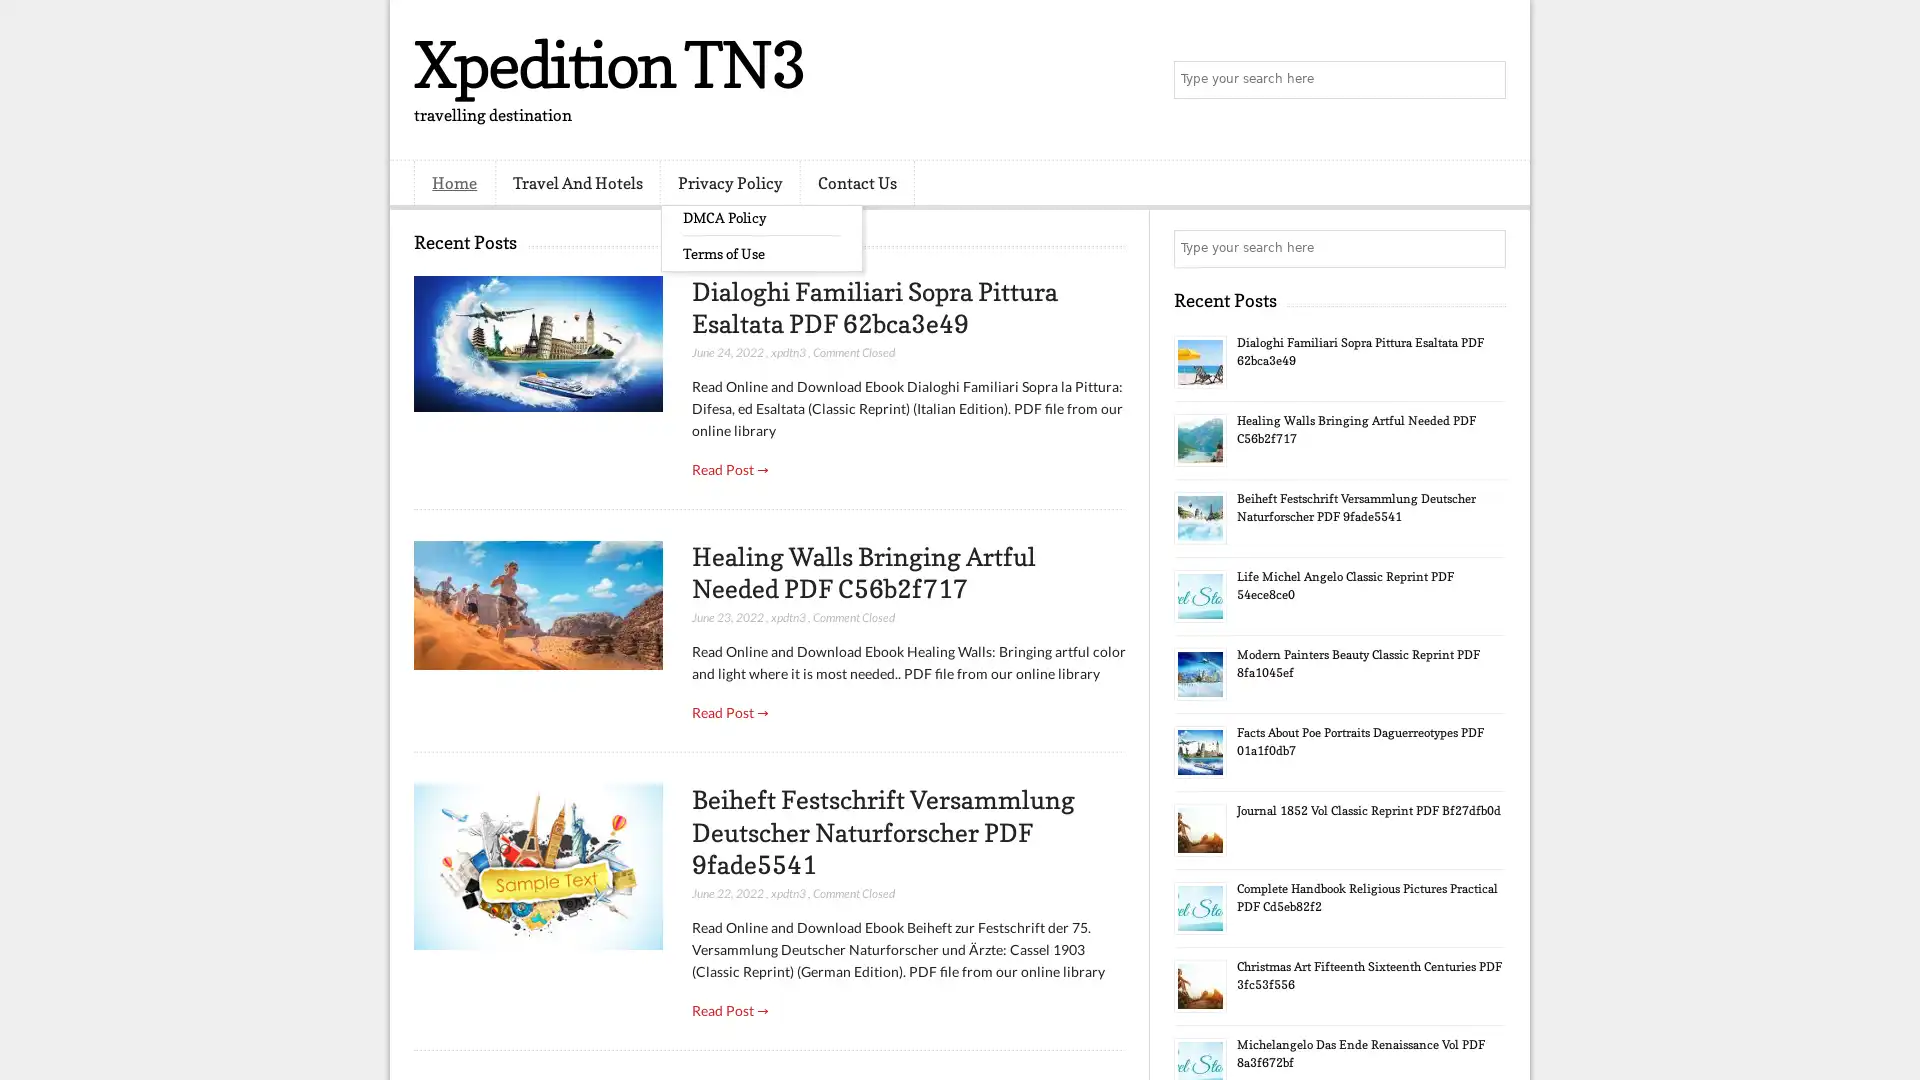 Image resolution: width=1920 pixels, height=1080 pixels. What do you see at coordinates (1485, 80) in the screenshot?
I see `Search` at bounding box center [1485, 80].